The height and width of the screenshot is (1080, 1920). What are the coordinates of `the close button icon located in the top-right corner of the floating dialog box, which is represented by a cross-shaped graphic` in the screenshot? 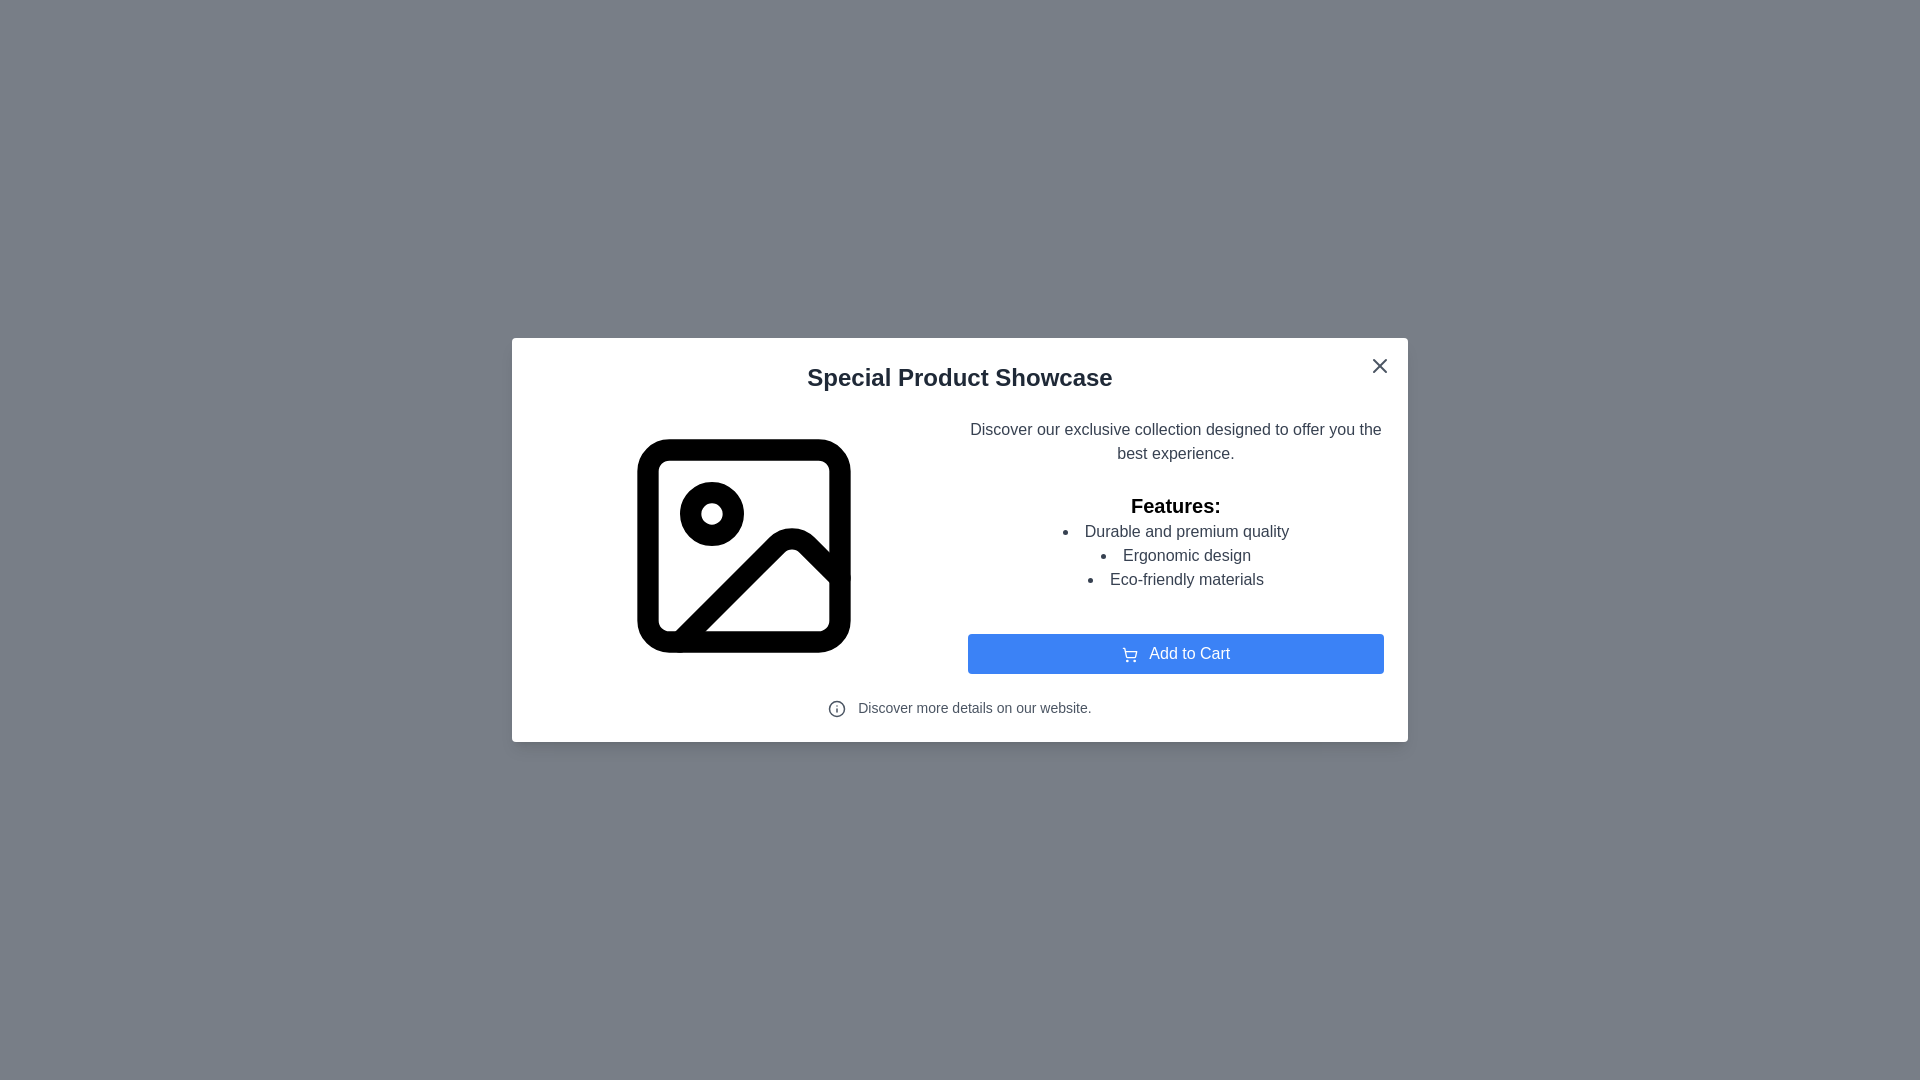 It's located at (1379, 365).